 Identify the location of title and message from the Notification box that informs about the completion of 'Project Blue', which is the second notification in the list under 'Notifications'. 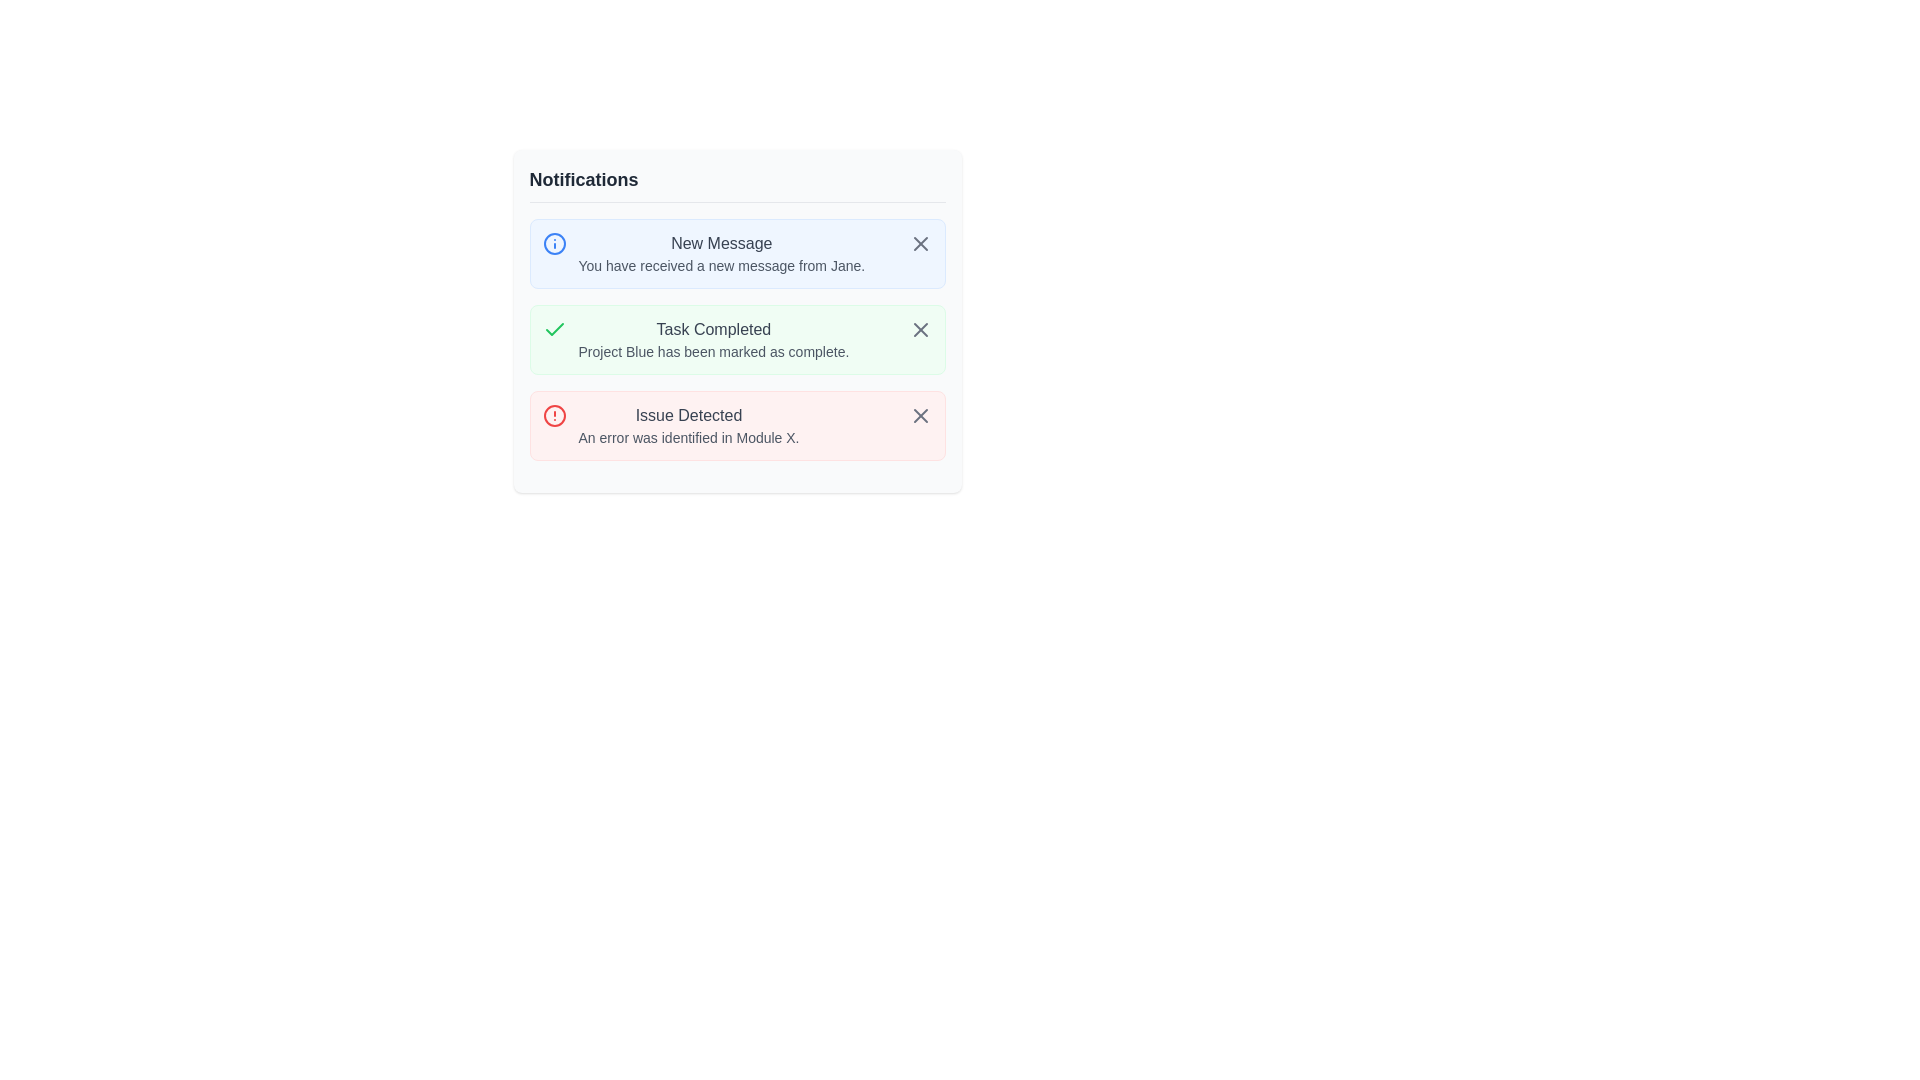
(736, 338).